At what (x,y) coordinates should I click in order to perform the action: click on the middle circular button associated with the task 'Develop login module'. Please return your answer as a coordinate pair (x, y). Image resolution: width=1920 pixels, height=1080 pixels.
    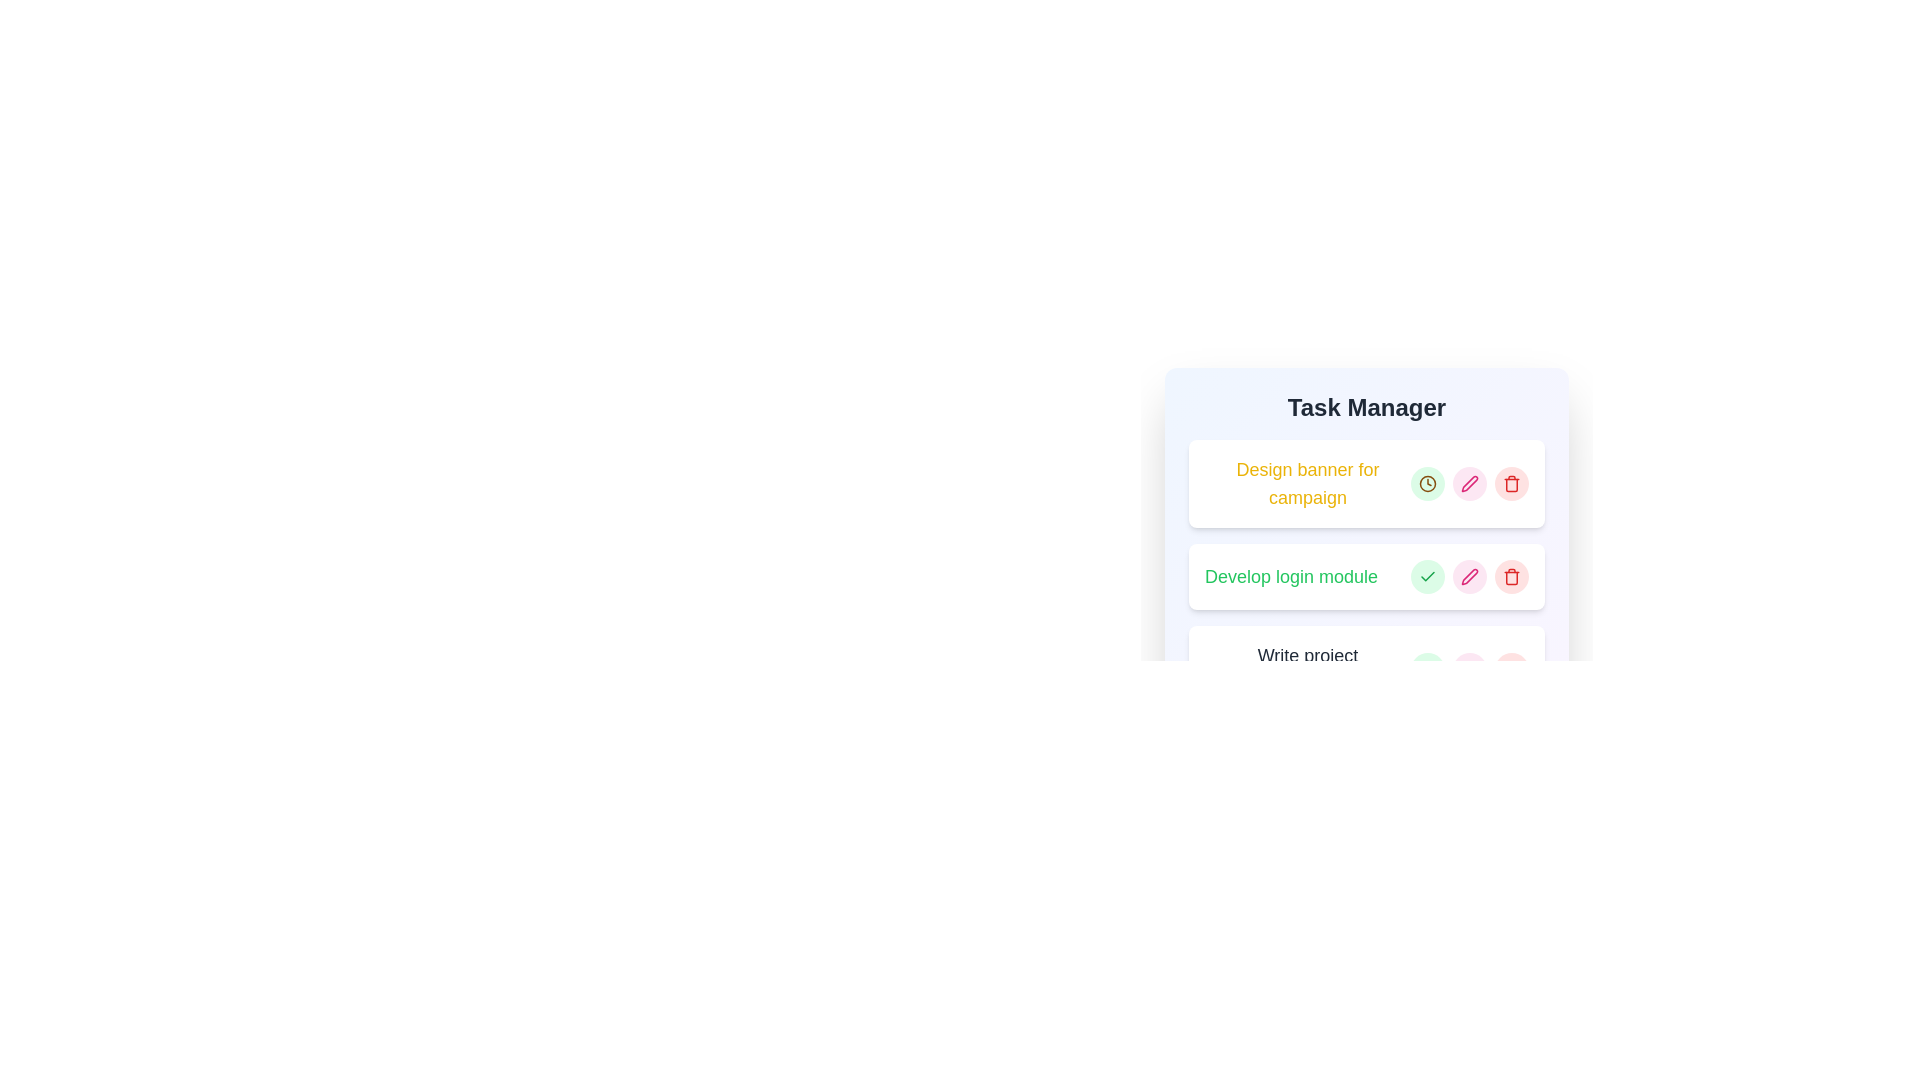
    Looking at the image, I should click on (1469, 577).